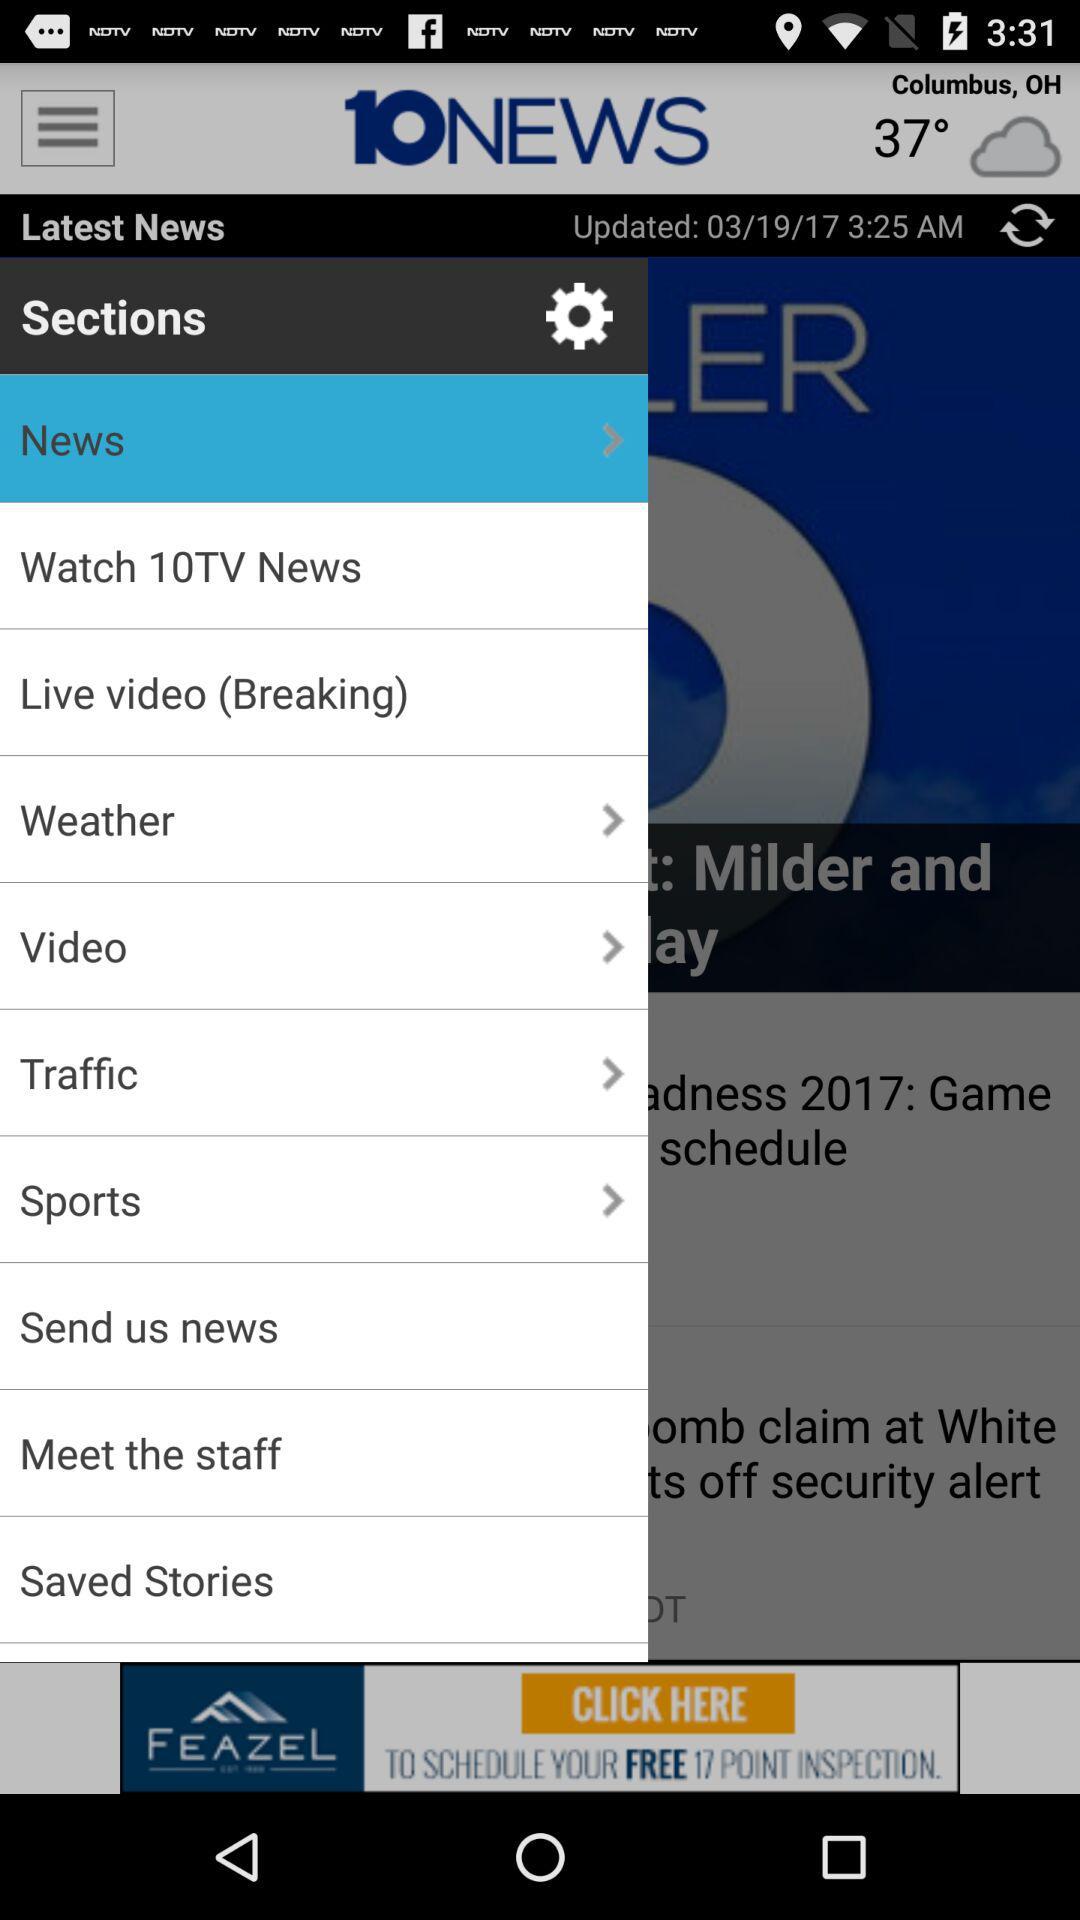 Image resolution: width=1080 pixels, height=1920 pixels. Describe the element at coordinates (579, 338) in the screenshot. I see `the settings icon` at that location.